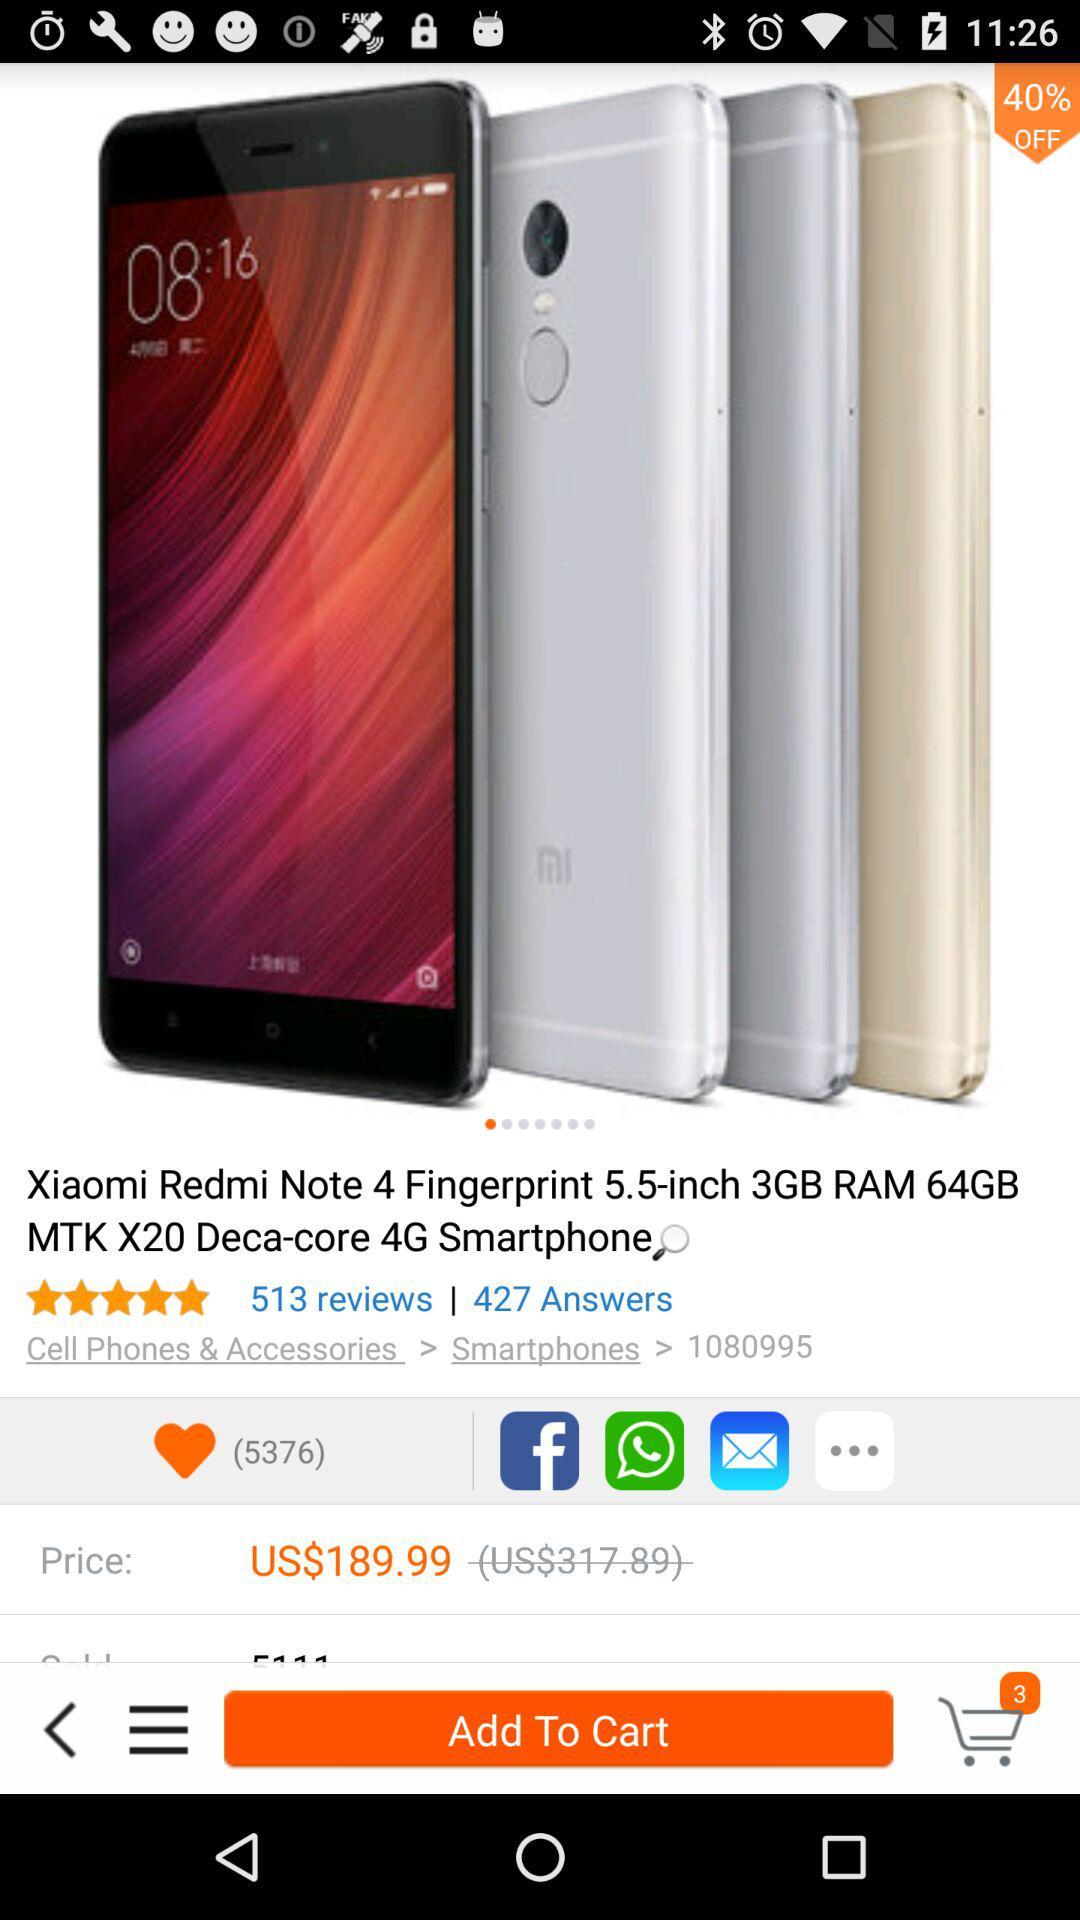 The height and width of the screenshot is (1920, 1080). Describe the element at coordinates (749, 1450) in the screenshot. I see `contact seller` at that location.